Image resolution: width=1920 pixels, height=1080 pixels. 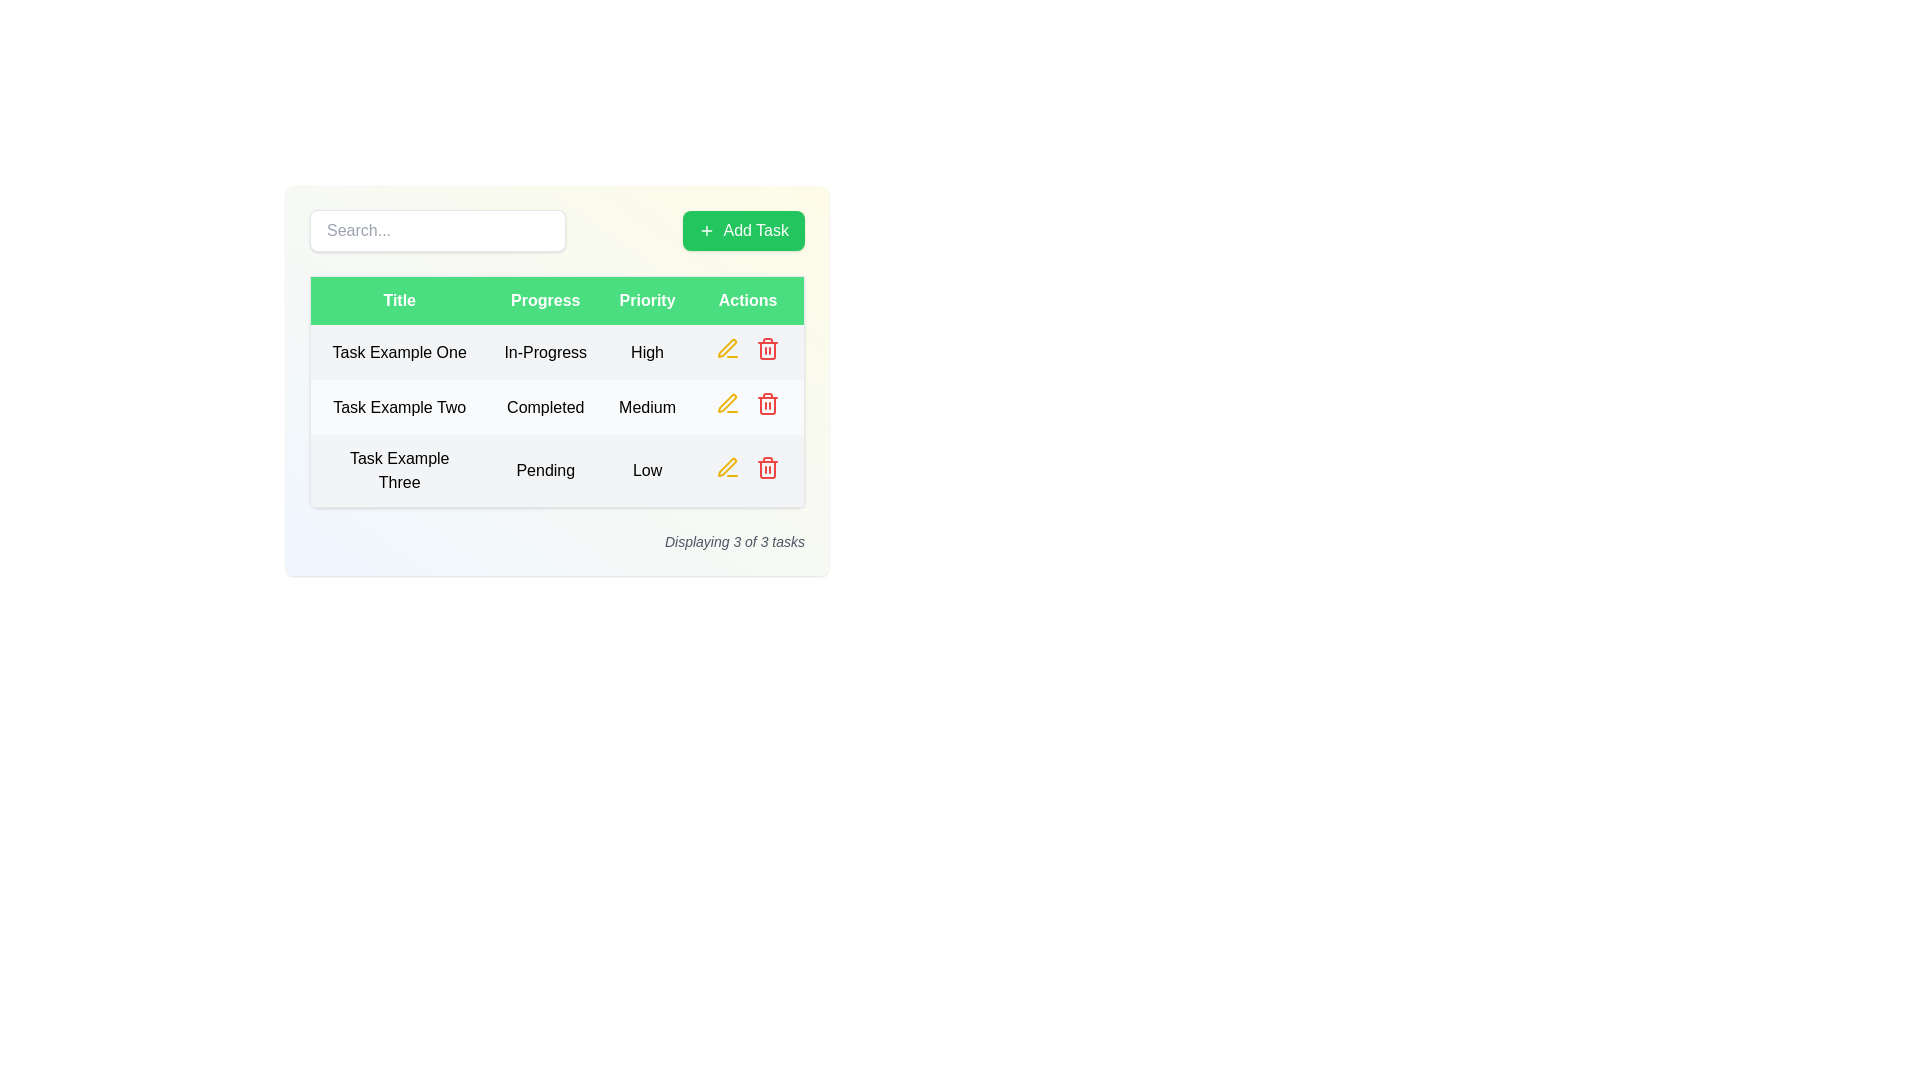 What do you see at coordinates (647, 406) in the screenshot?
I see `the medium-sized text label displaying 'Medium' in the 'Priority' column of the table, located in the second row` at bounding box center [647, 406].